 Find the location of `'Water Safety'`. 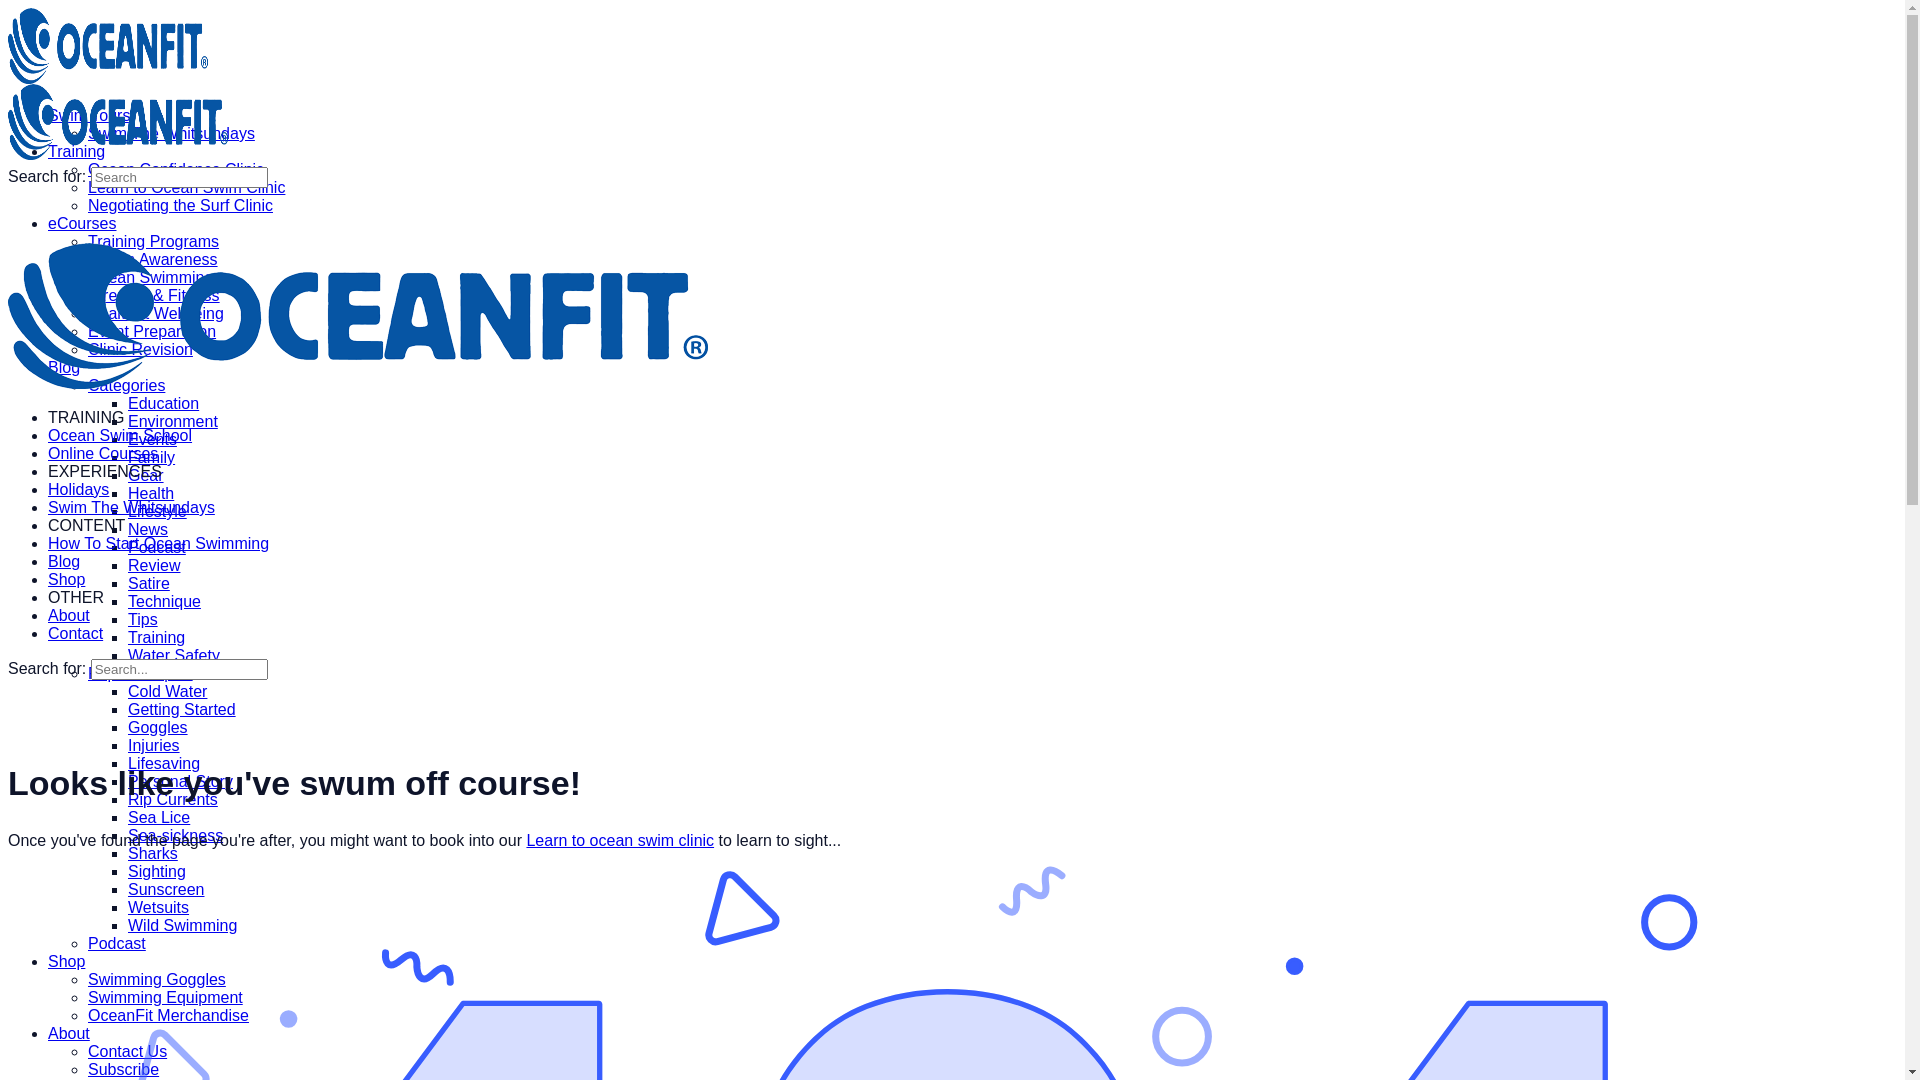

'Water Safety' is located at coordinates (127, 655).